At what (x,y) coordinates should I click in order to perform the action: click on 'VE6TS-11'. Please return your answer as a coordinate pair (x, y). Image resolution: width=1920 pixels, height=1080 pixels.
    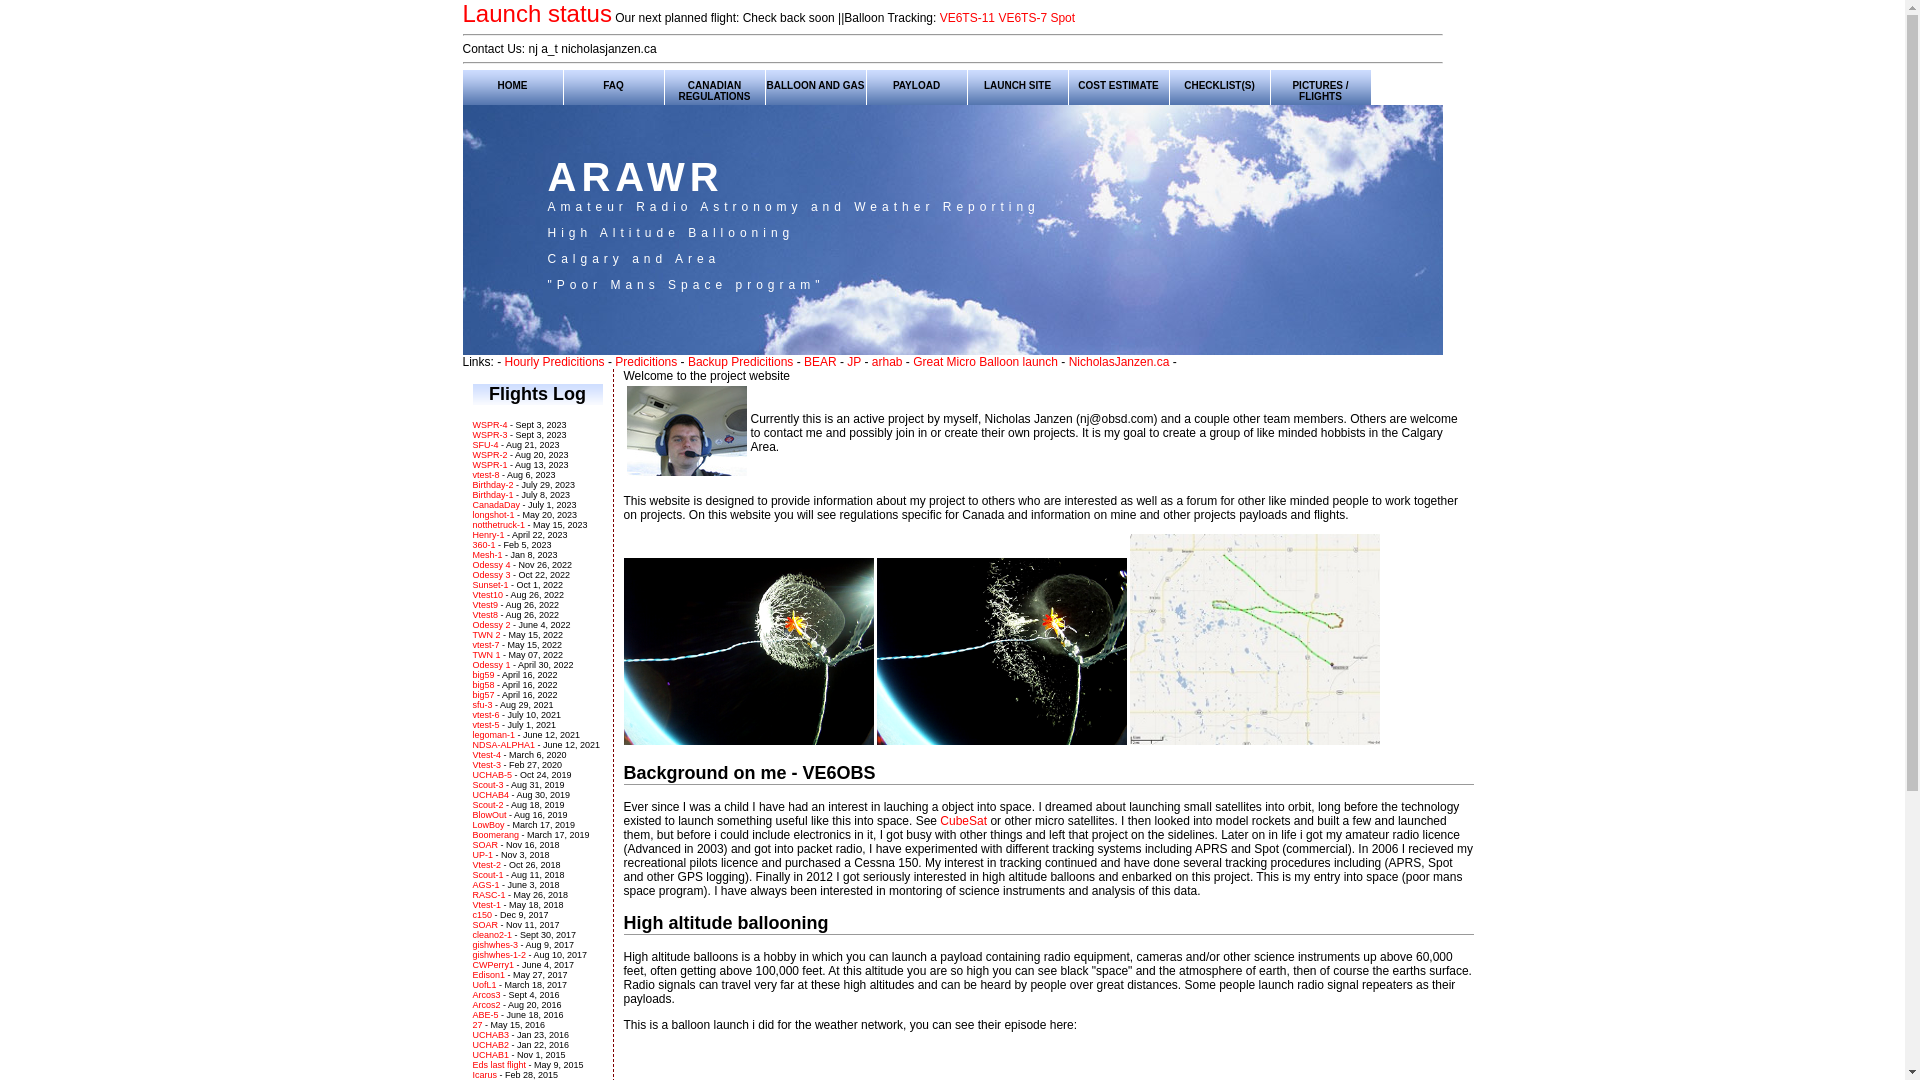
    Looking at the image, I should click on (939, 18).